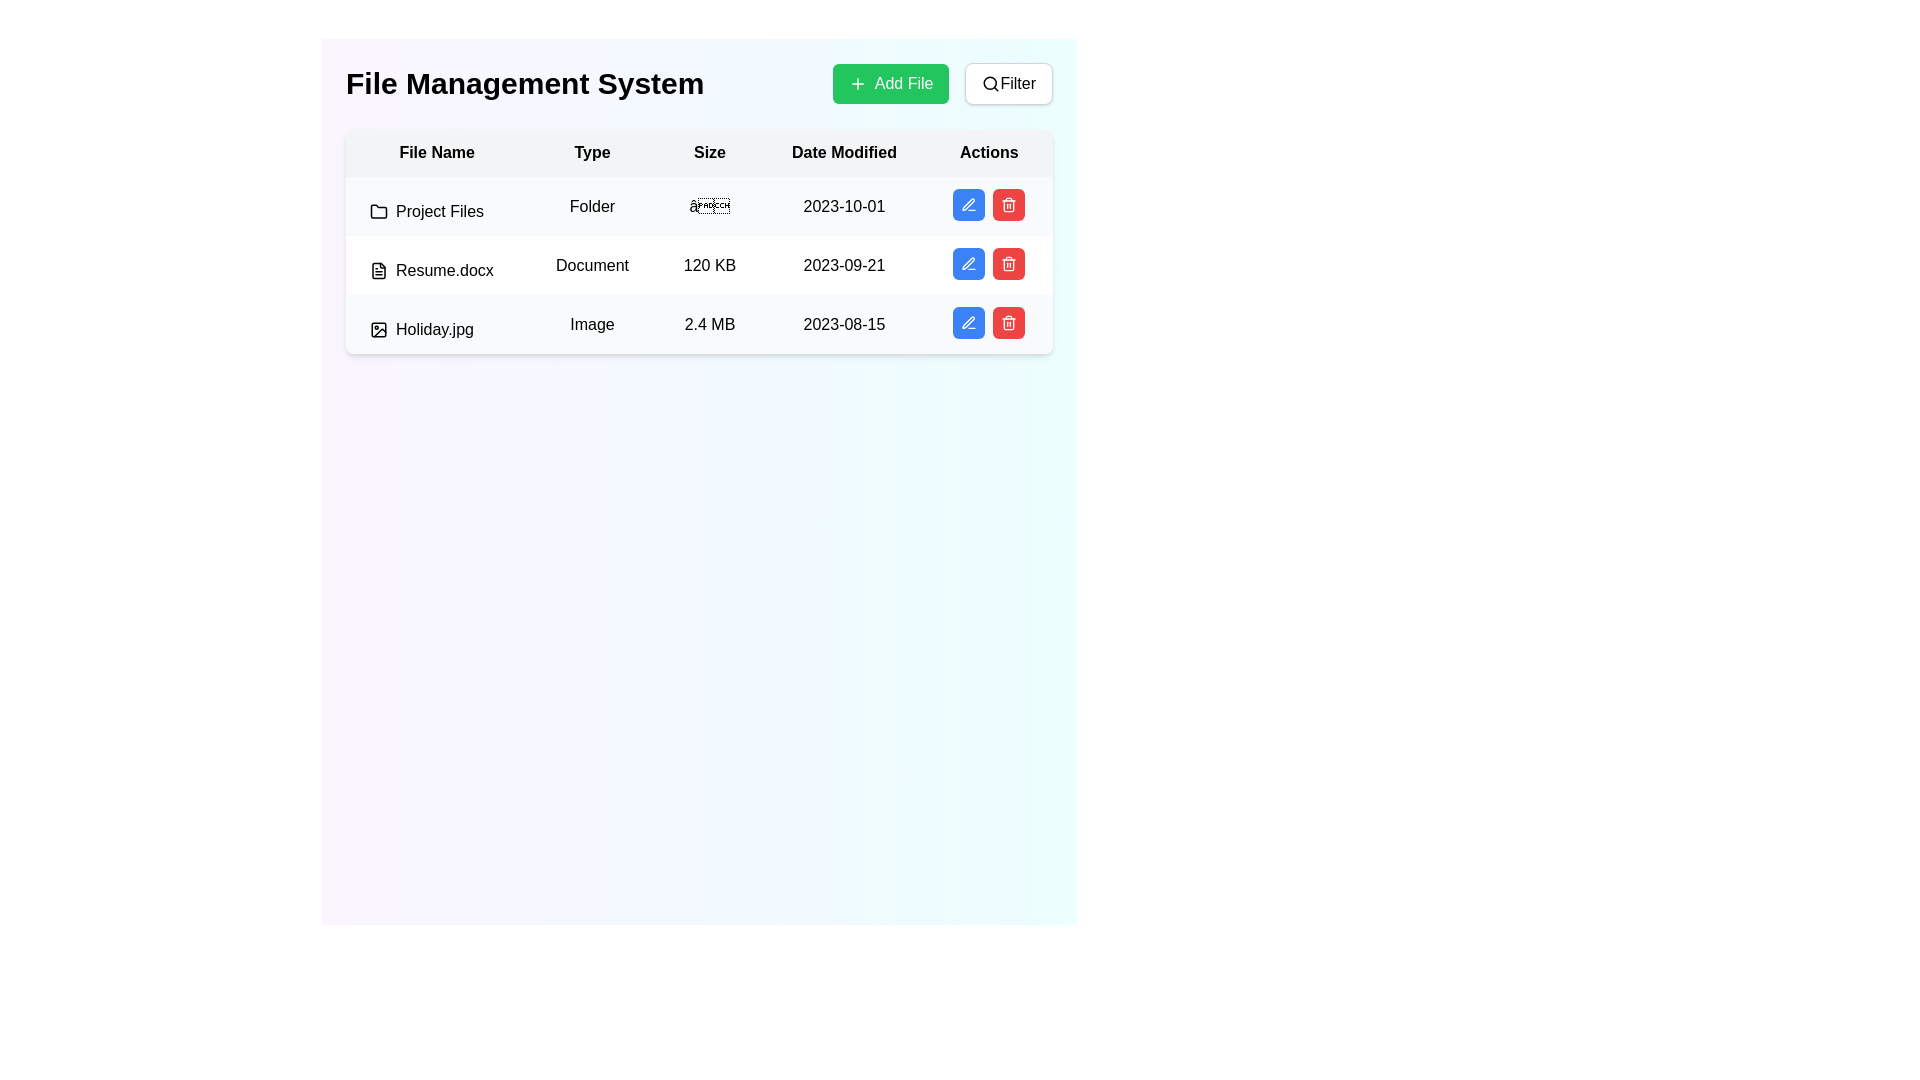 The width and height of the screenshot is (1920, 1080). I want to click on the pen icon in the 'Actions' column of the second row to initiate edit mode for the 'Resume.docx' file, so click(969, 262).